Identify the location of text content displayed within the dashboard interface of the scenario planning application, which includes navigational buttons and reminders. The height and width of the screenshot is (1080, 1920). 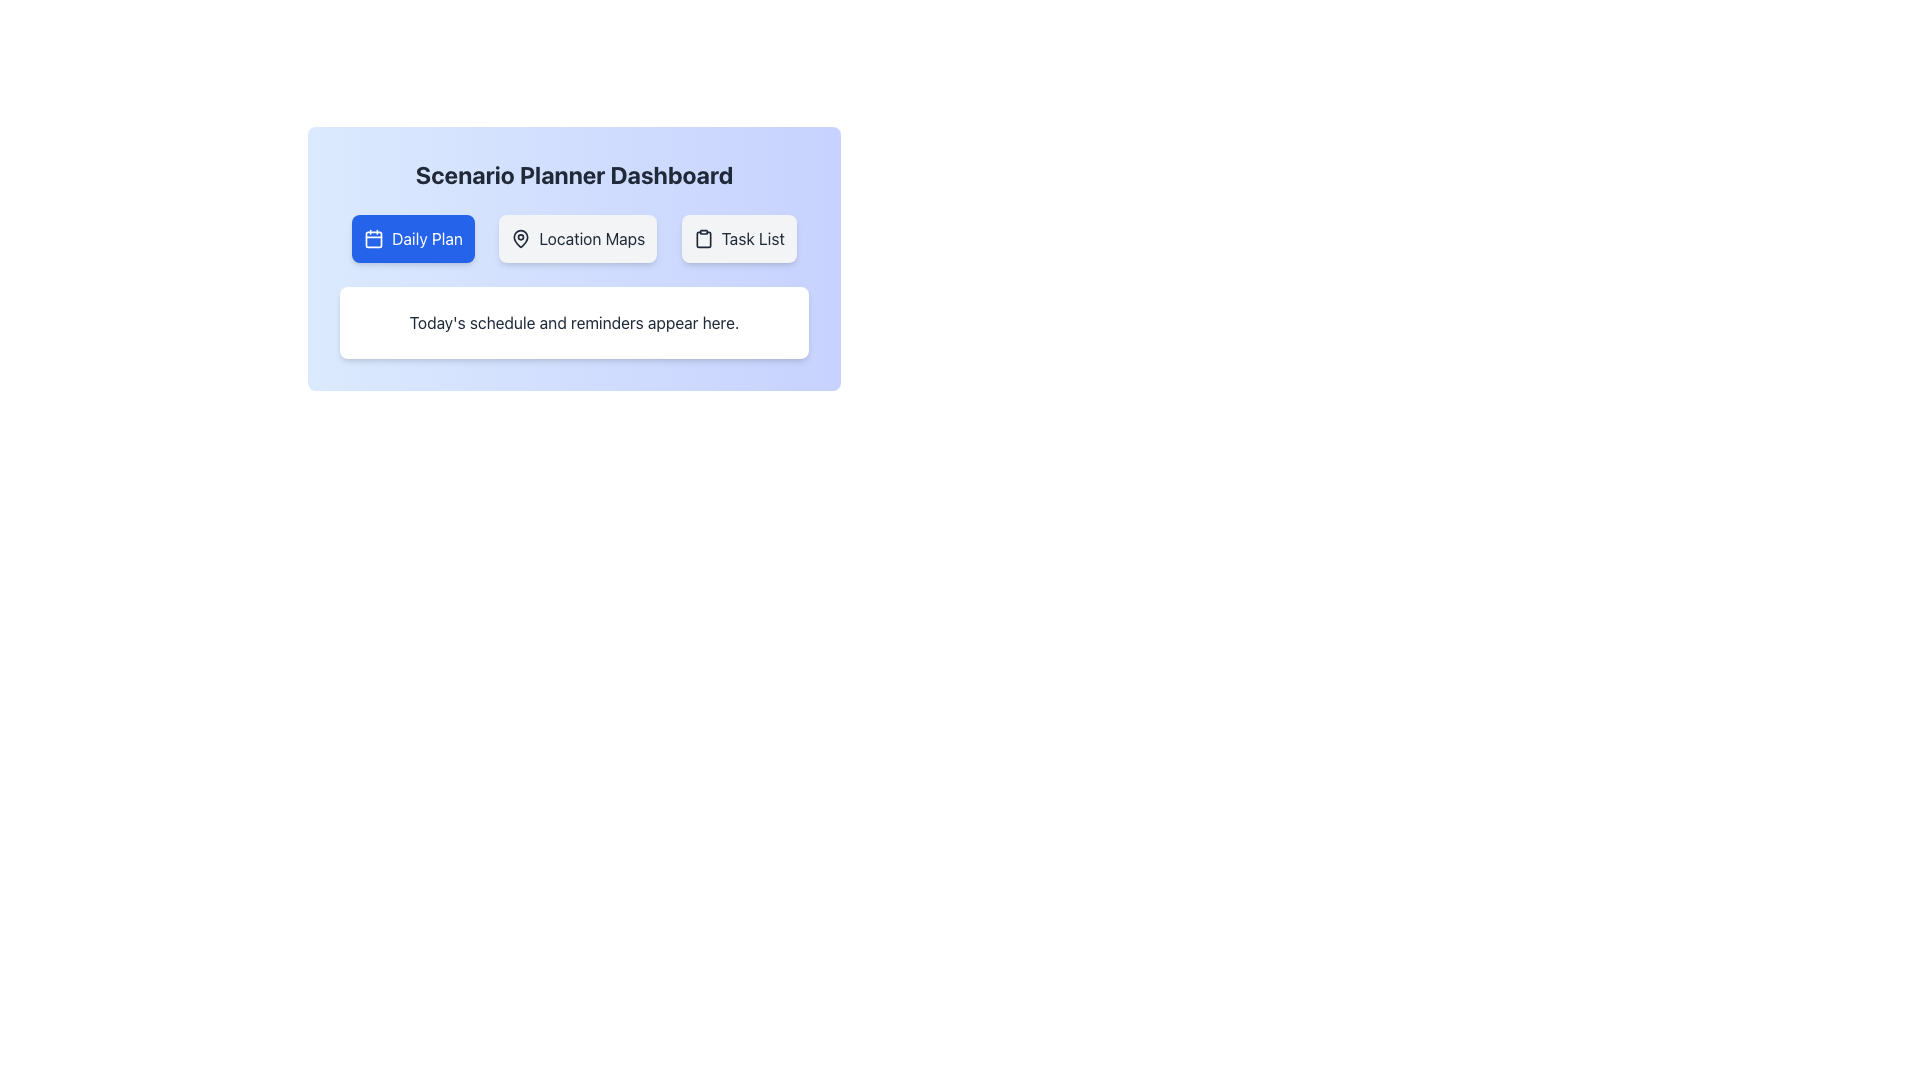
(573, 257).